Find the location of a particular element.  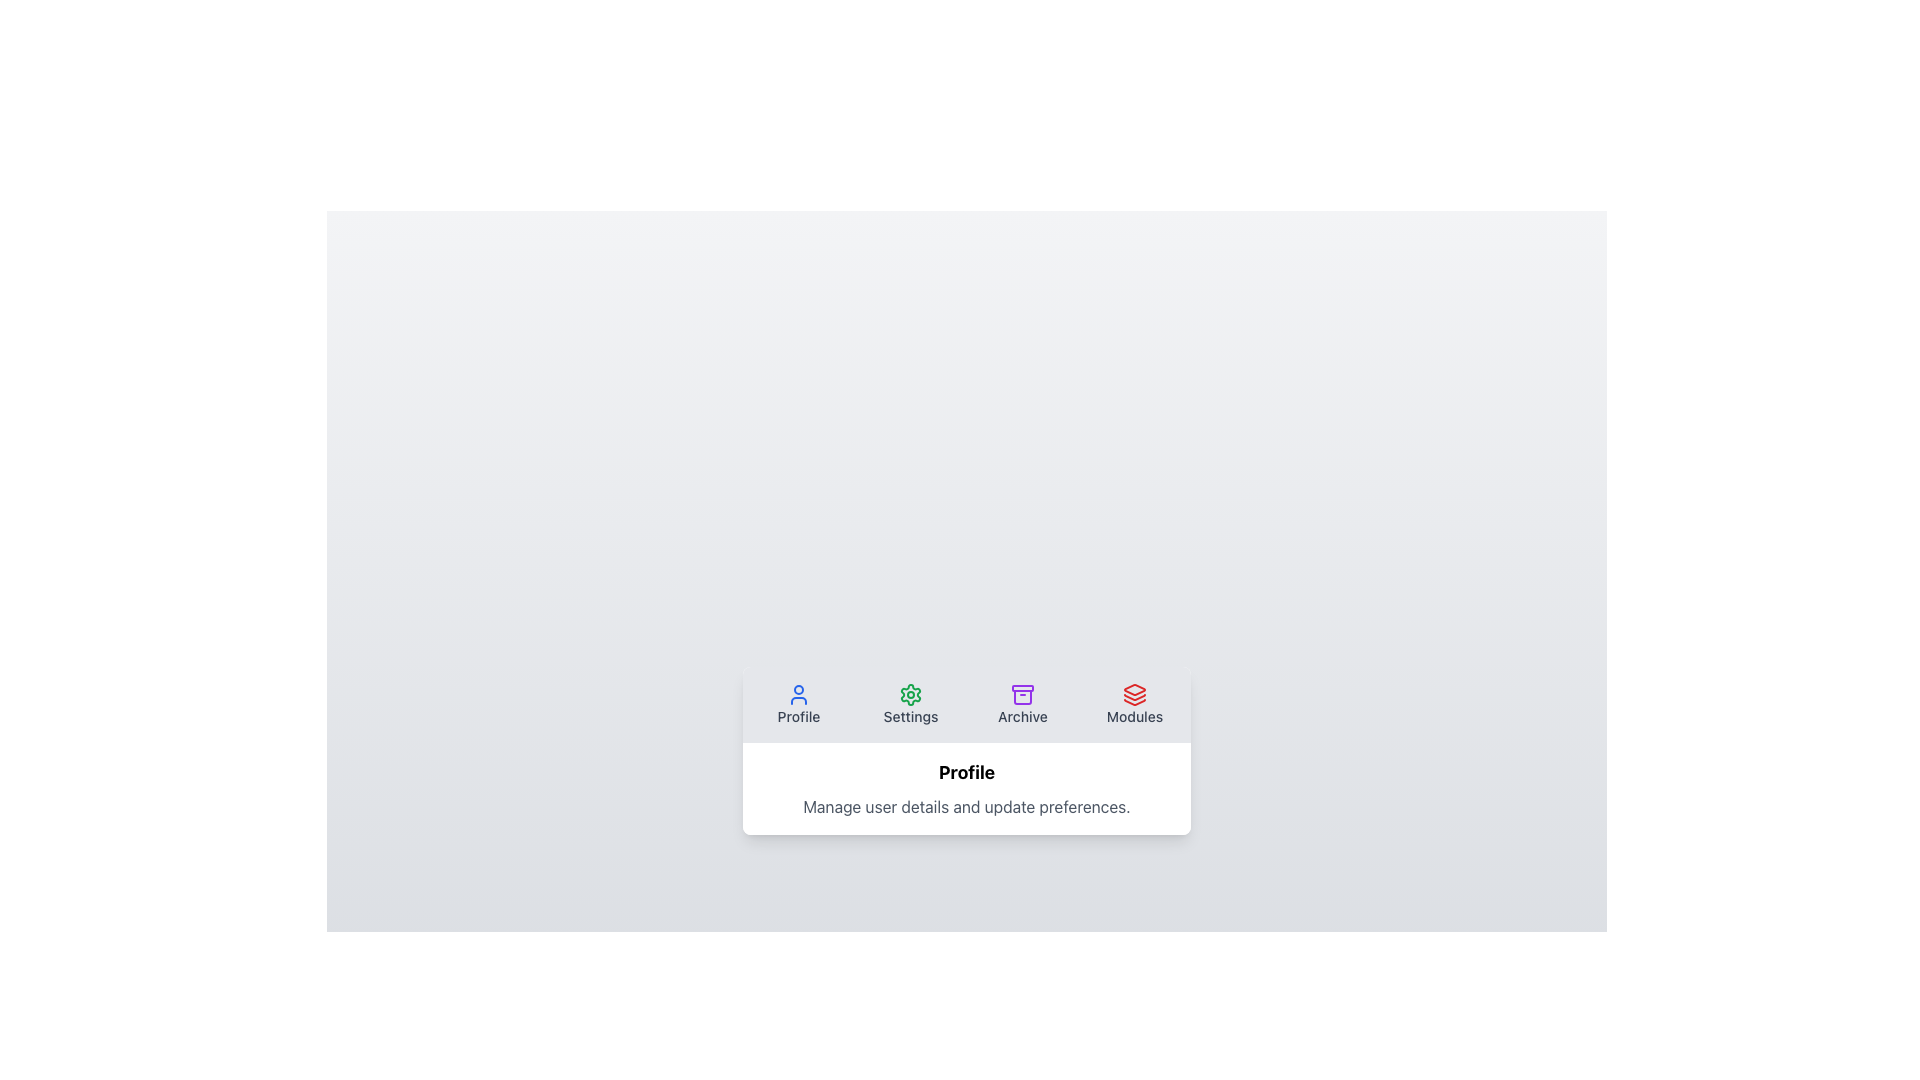

the 'Archive' navigation tab, the third tab in a horizontal layout is located at coordinates (1022, 704).